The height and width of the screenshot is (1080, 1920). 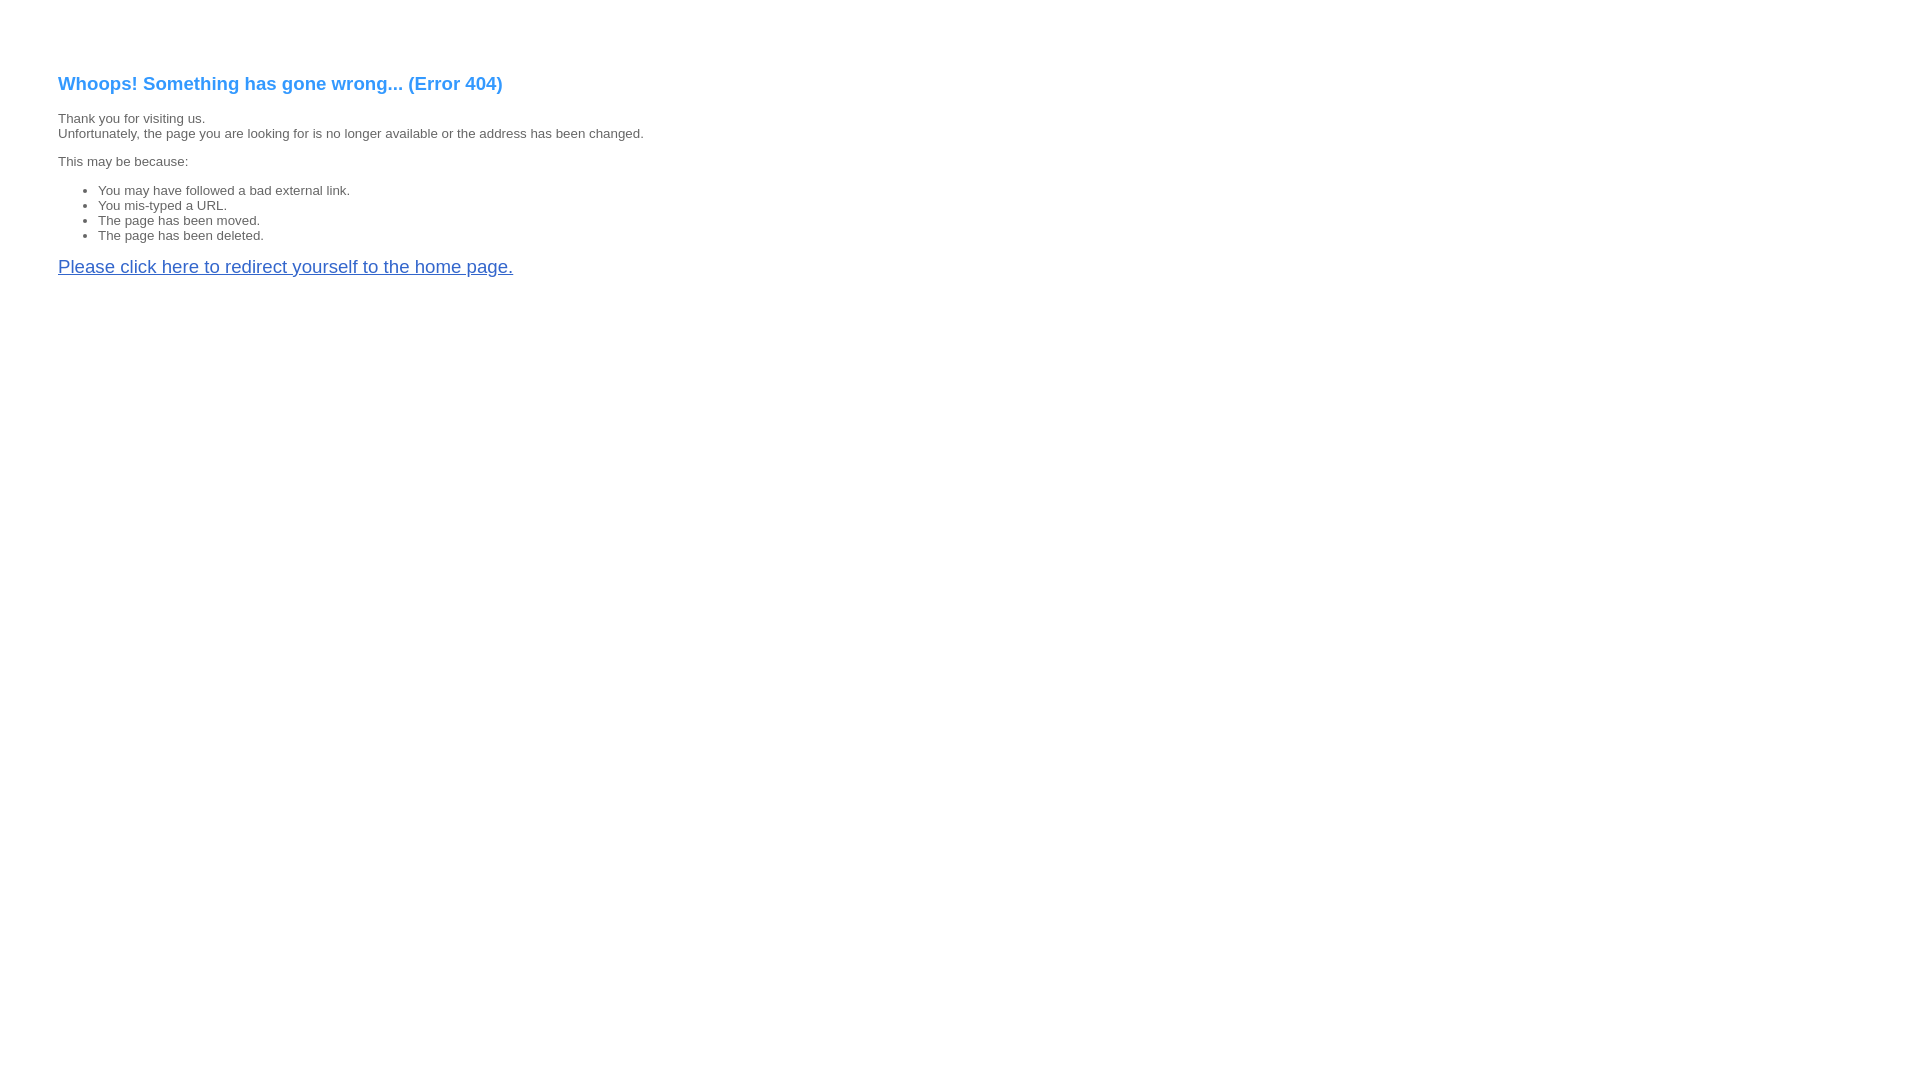 I want to click on 'Please click here to redirect yourself to the home page.', so click(x=284, y=265).